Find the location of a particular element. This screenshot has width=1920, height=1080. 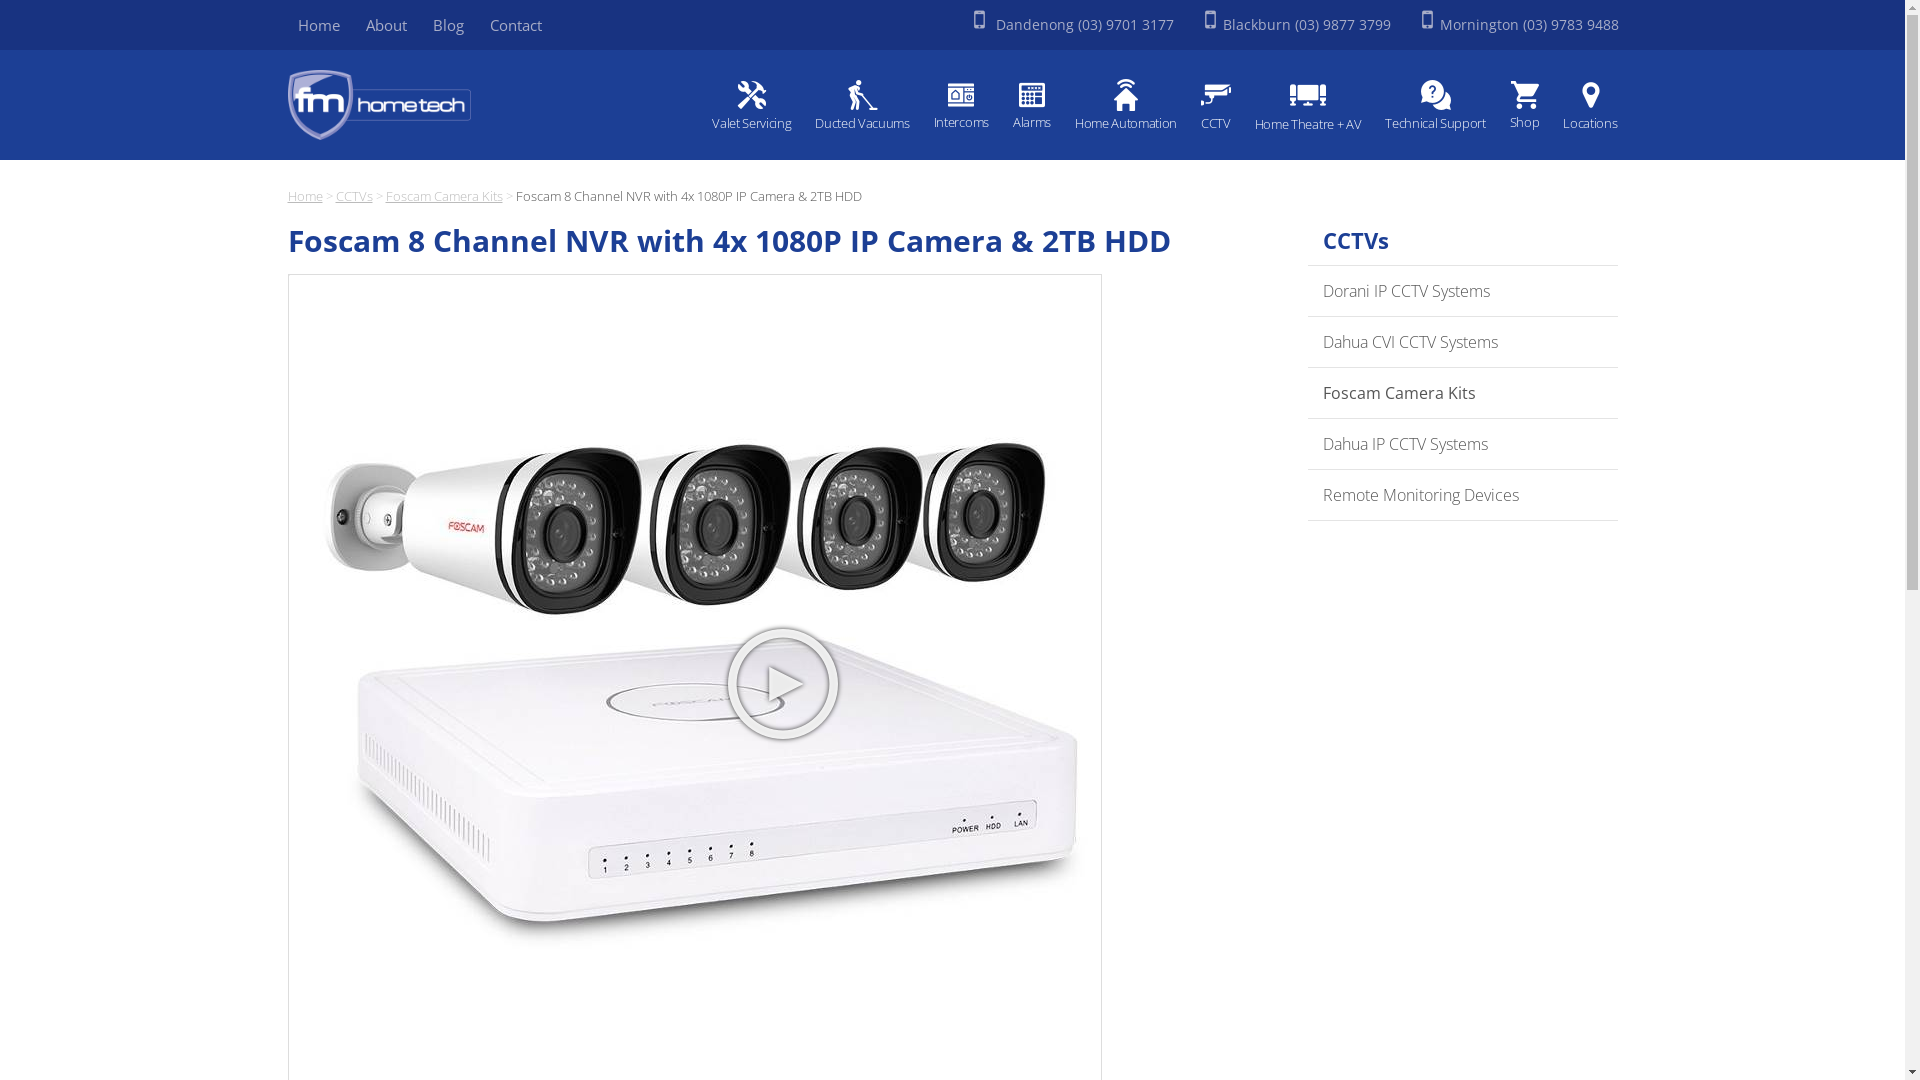

'Intercoms' is located at coordinates (961, 106).